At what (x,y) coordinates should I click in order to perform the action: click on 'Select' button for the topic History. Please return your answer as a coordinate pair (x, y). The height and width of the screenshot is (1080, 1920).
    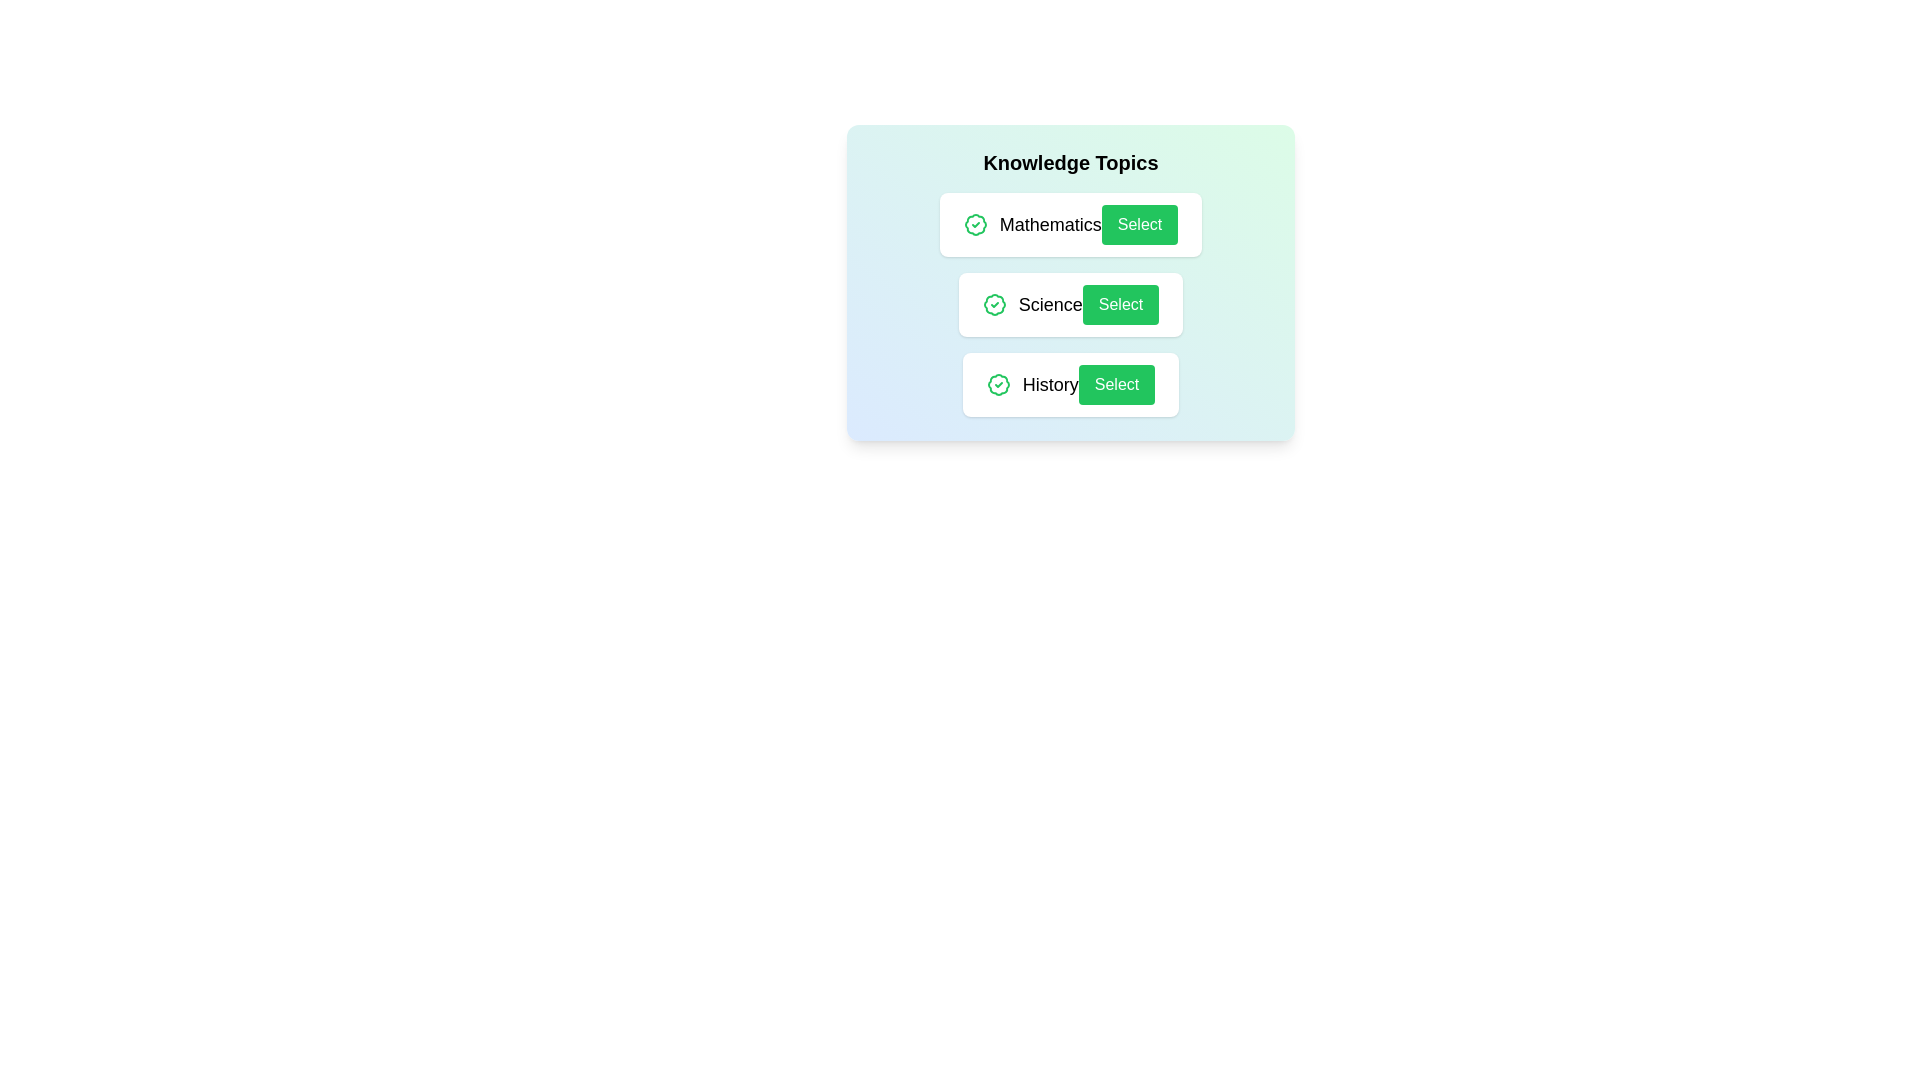
    Looking at the image, I should click on (1116, 385).